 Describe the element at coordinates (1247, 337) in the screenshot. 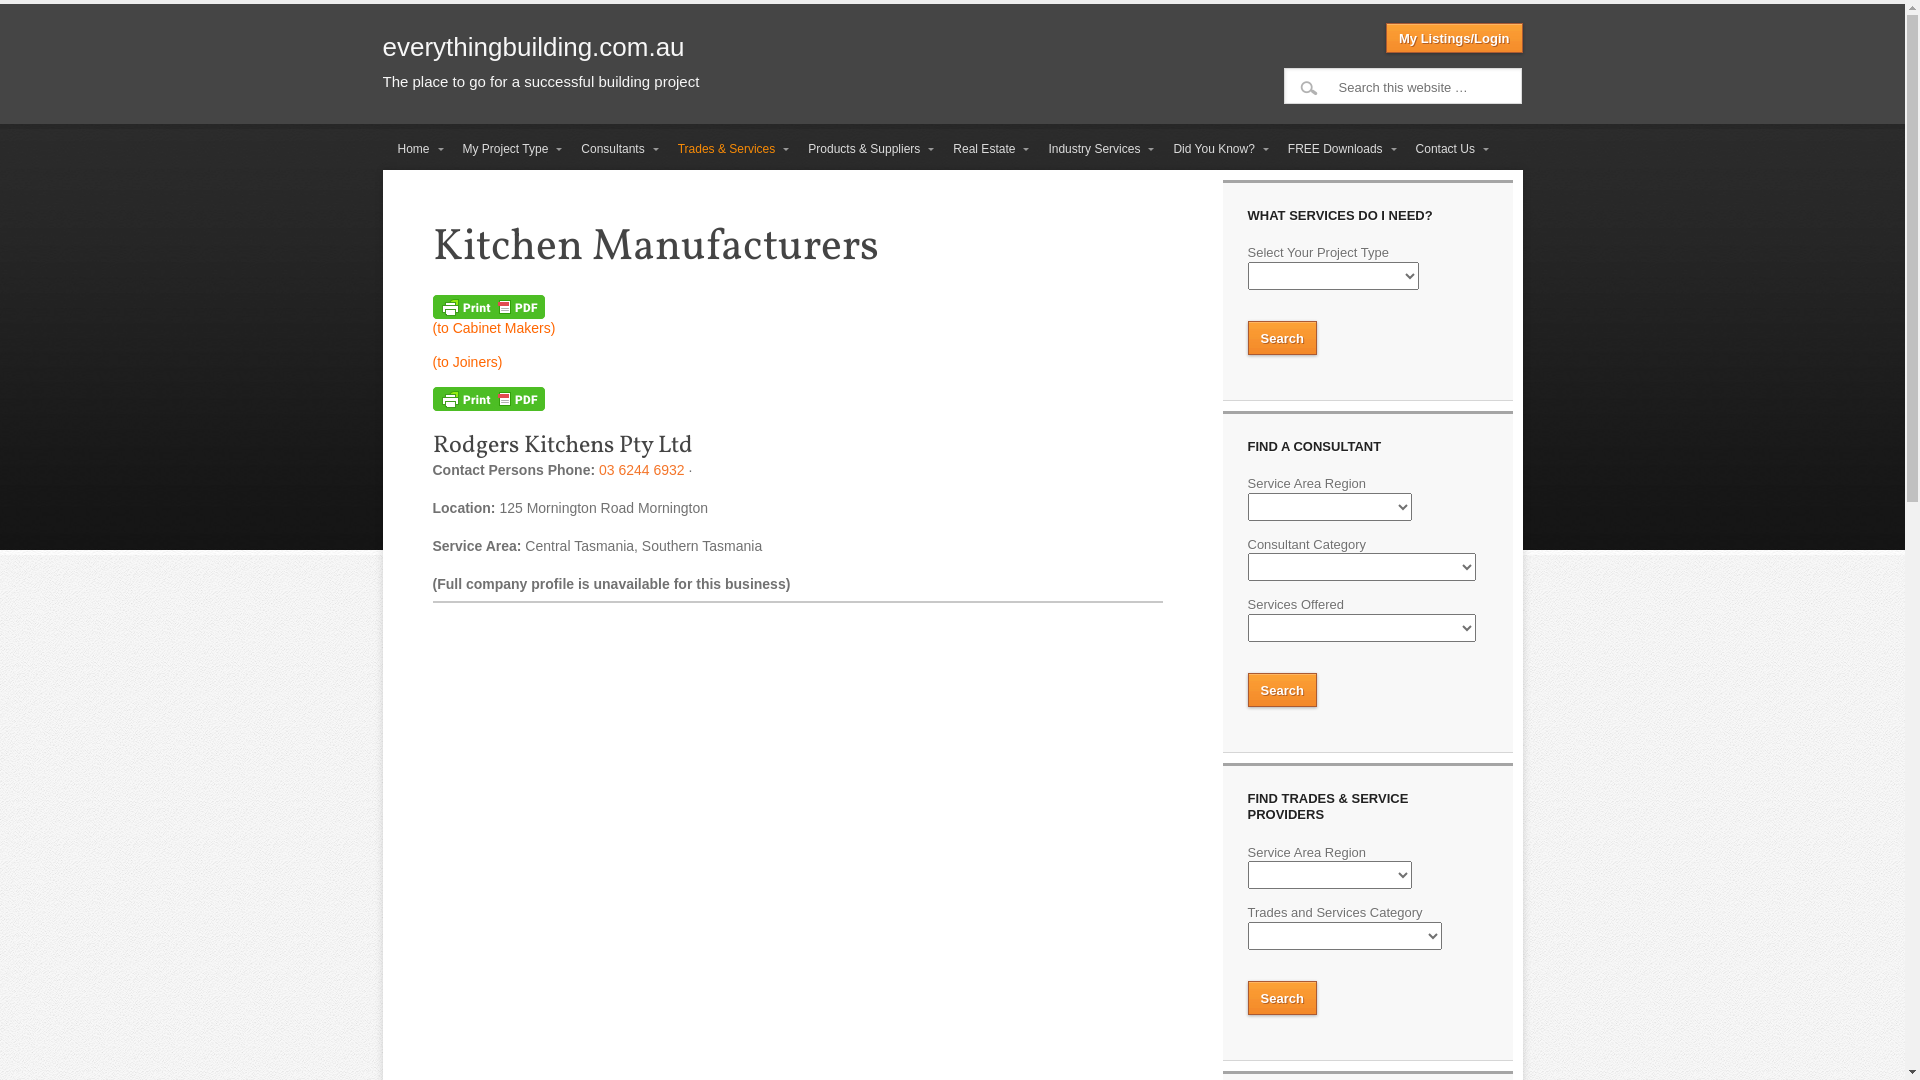

I see `'Search'` at that location.